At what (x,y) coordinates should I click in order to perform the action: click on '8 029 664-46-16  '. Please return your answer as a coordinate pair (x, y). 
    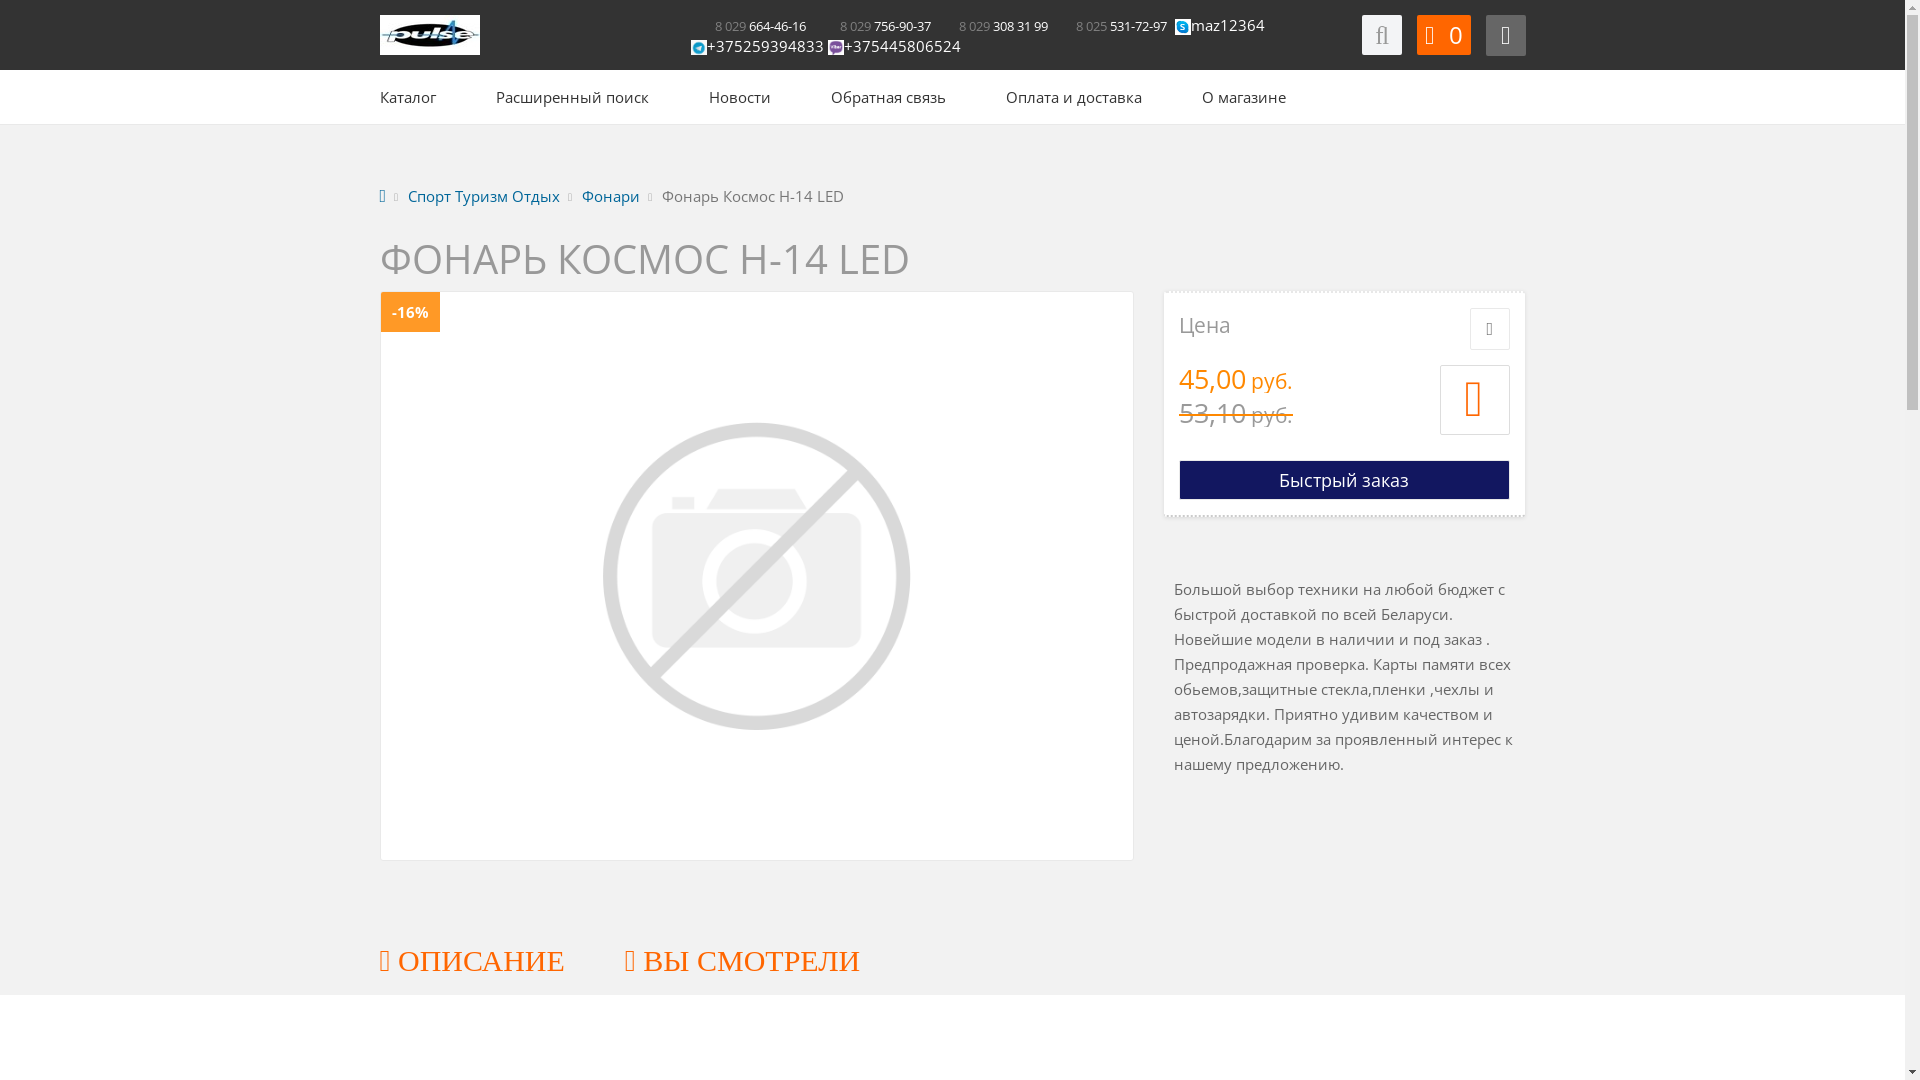
    Looking at the image, I should click on (749, 24).